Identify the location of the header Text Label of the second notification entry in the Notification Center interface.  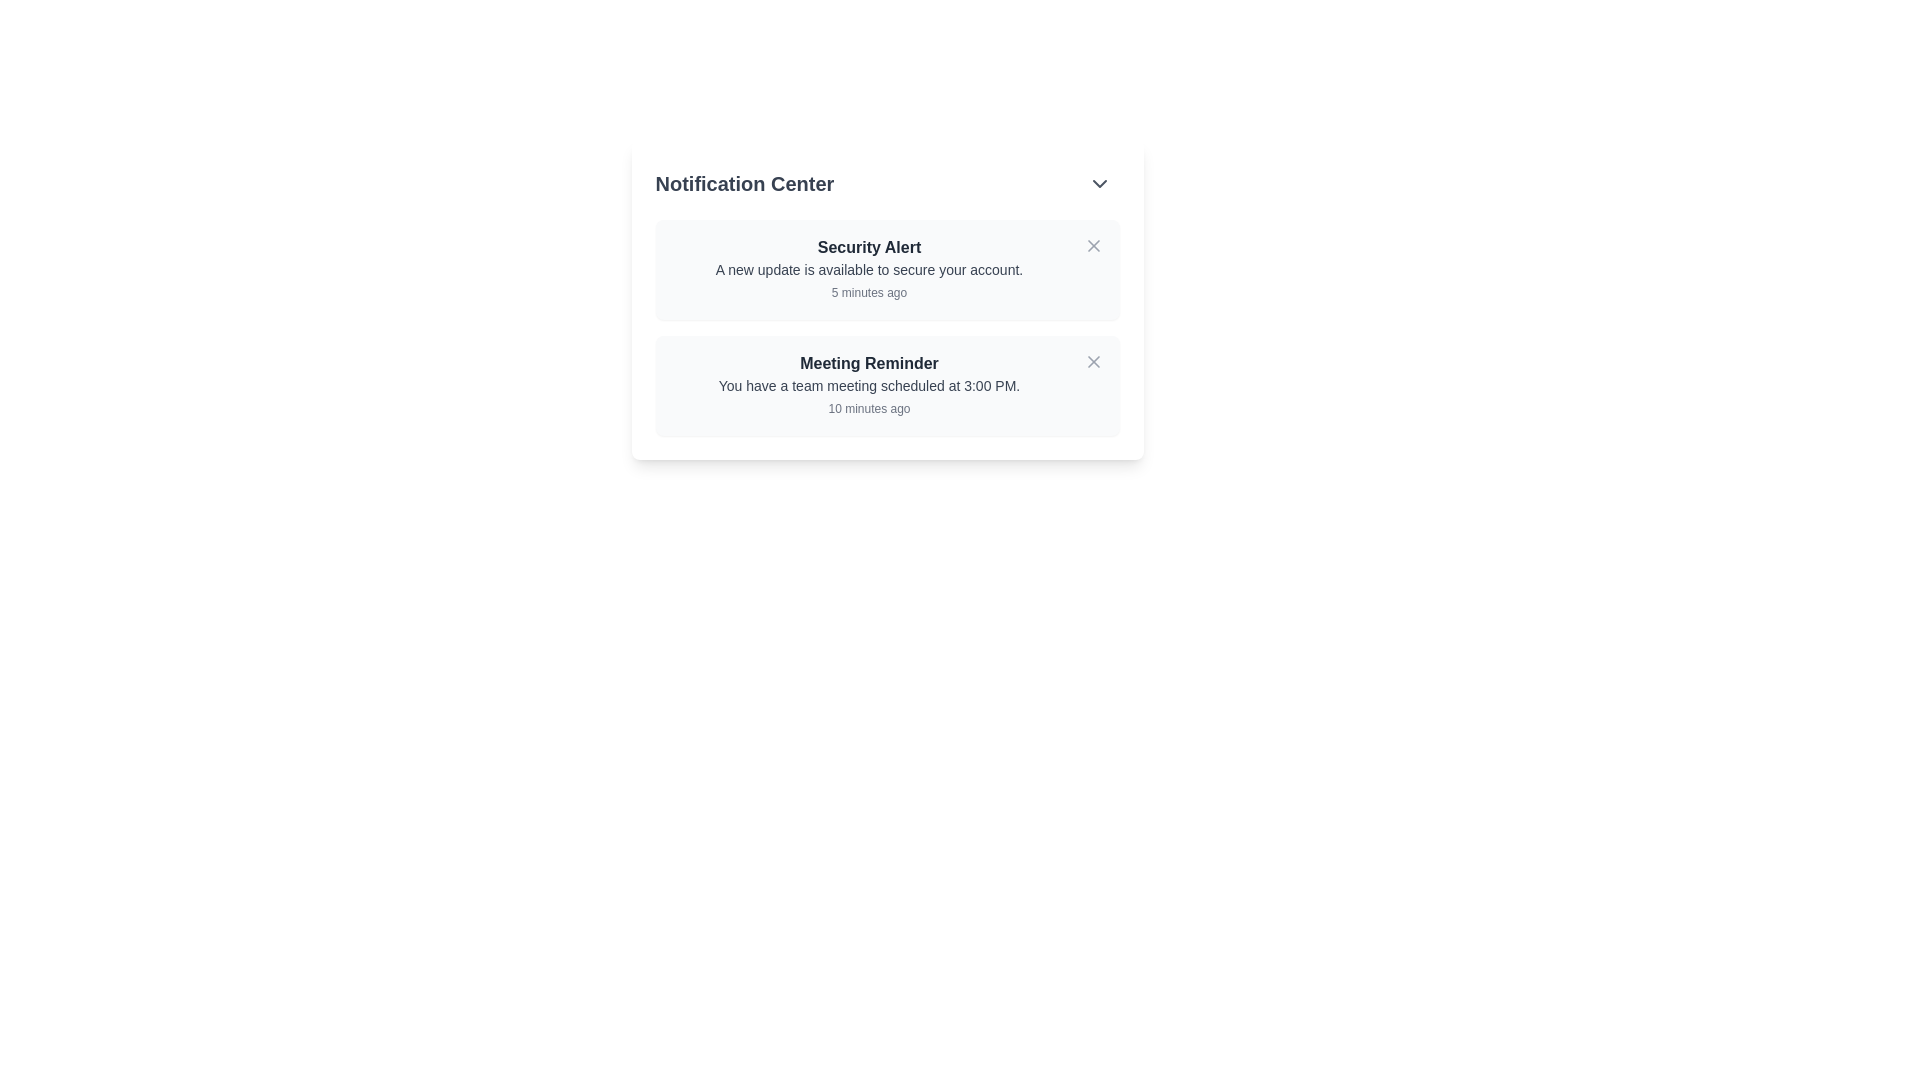
(869, 363).